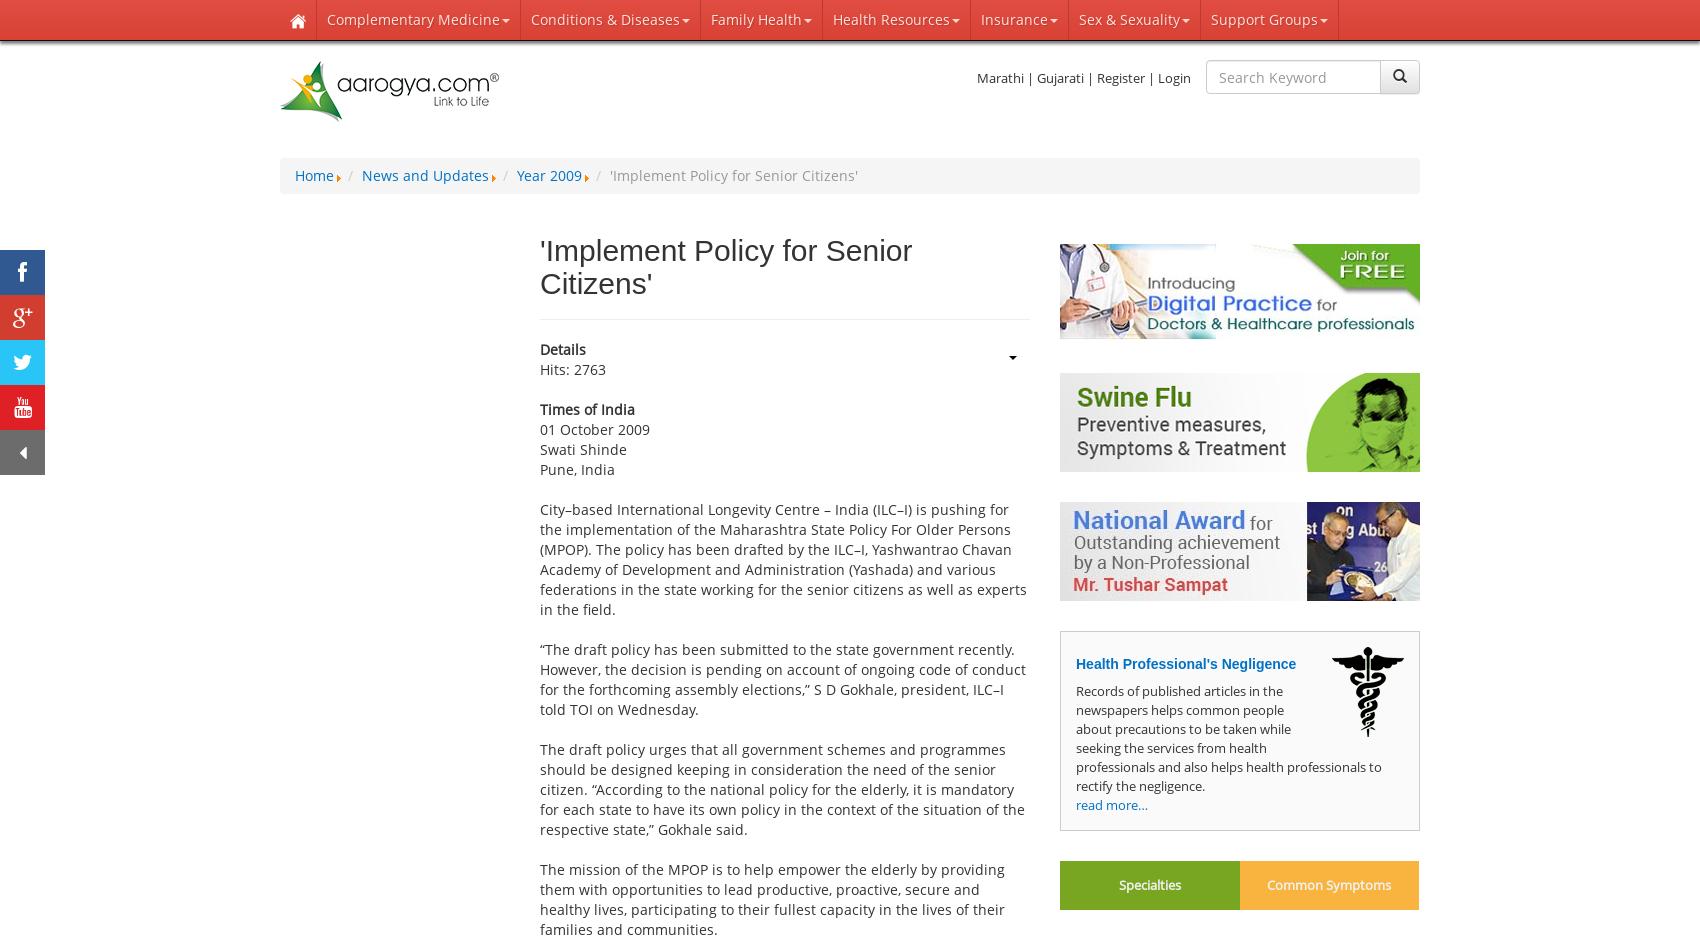 The width and height of the screenshot is (1700, 947). What do you see at coordinates (1129, 19) in the screenshot?
I see `'Sex & Sexuality'` at bounding box center [1129, 19].